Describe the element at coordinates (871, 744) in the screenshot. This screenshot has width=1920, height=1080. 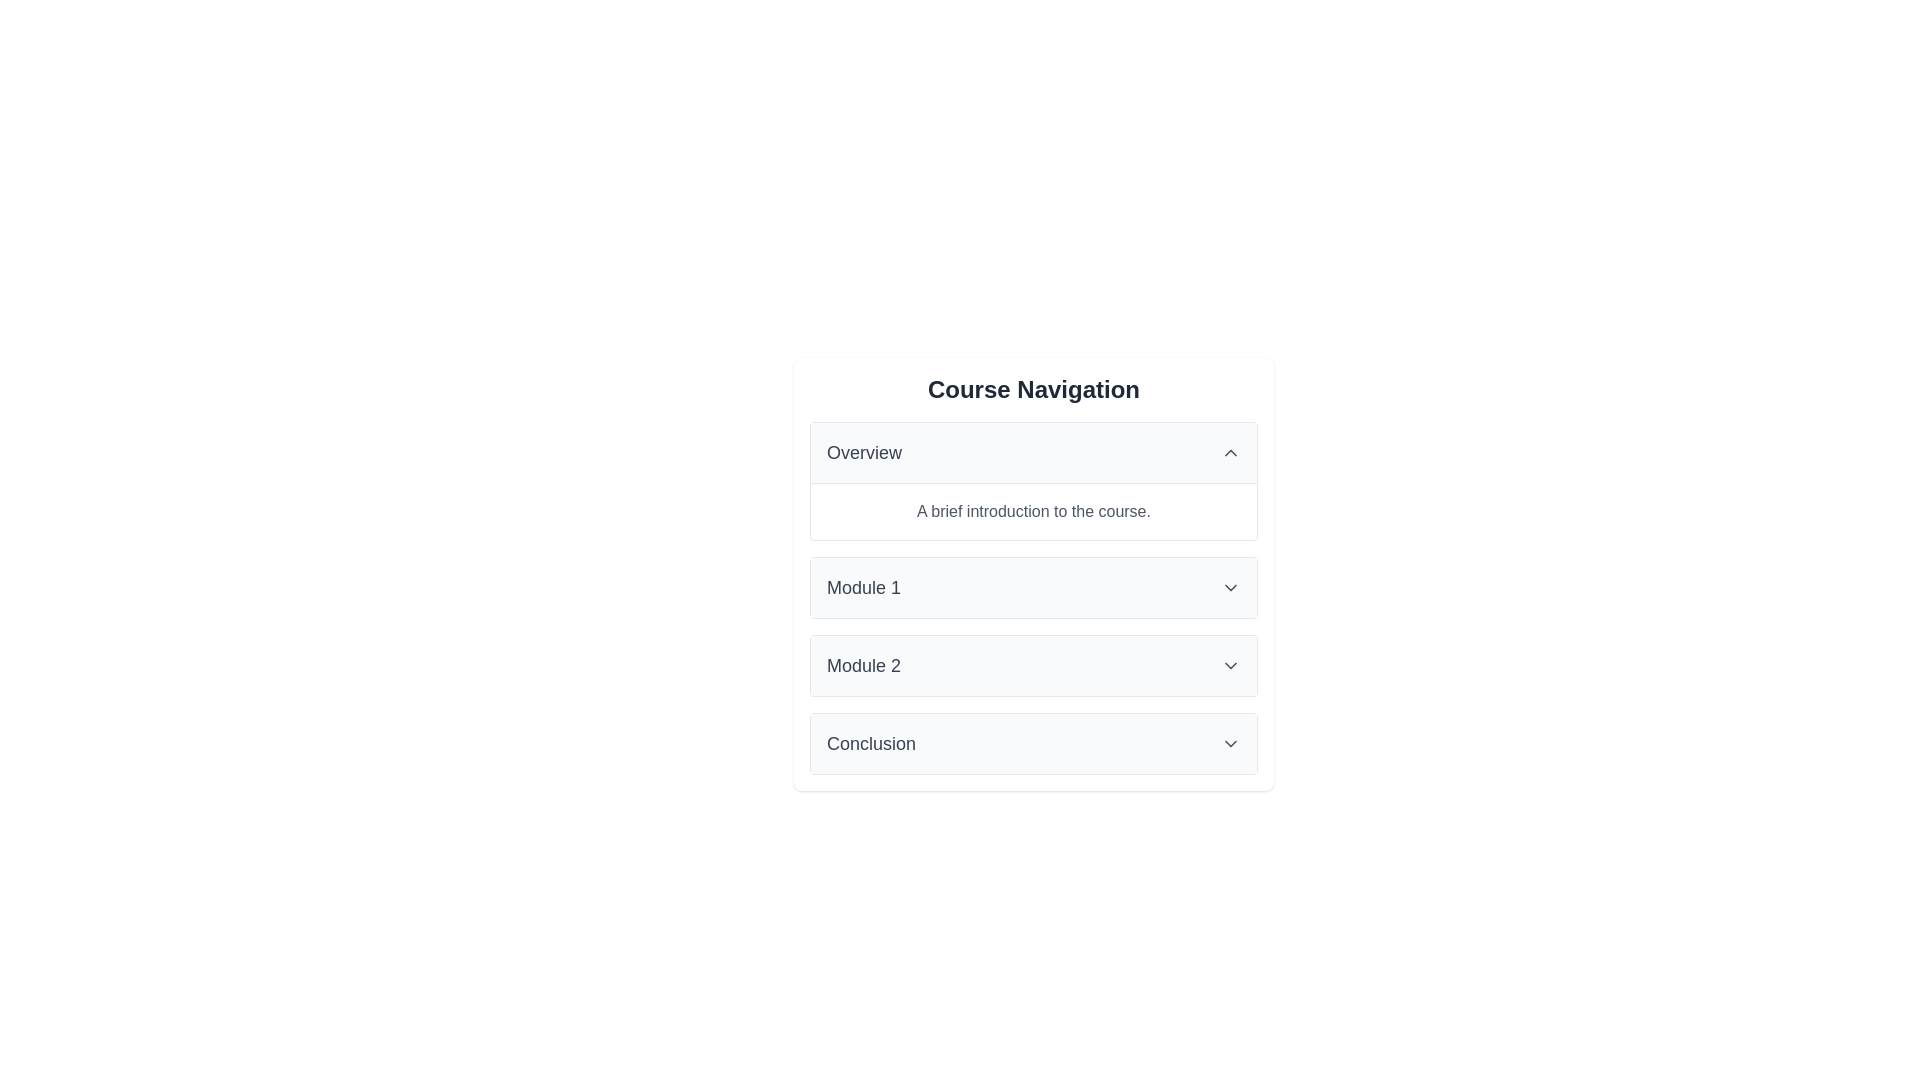
I see `the 'Conclusion' section header label located at the bottom of the 'Course Navigation' vertical list, just below 'Module 2'` at that location.